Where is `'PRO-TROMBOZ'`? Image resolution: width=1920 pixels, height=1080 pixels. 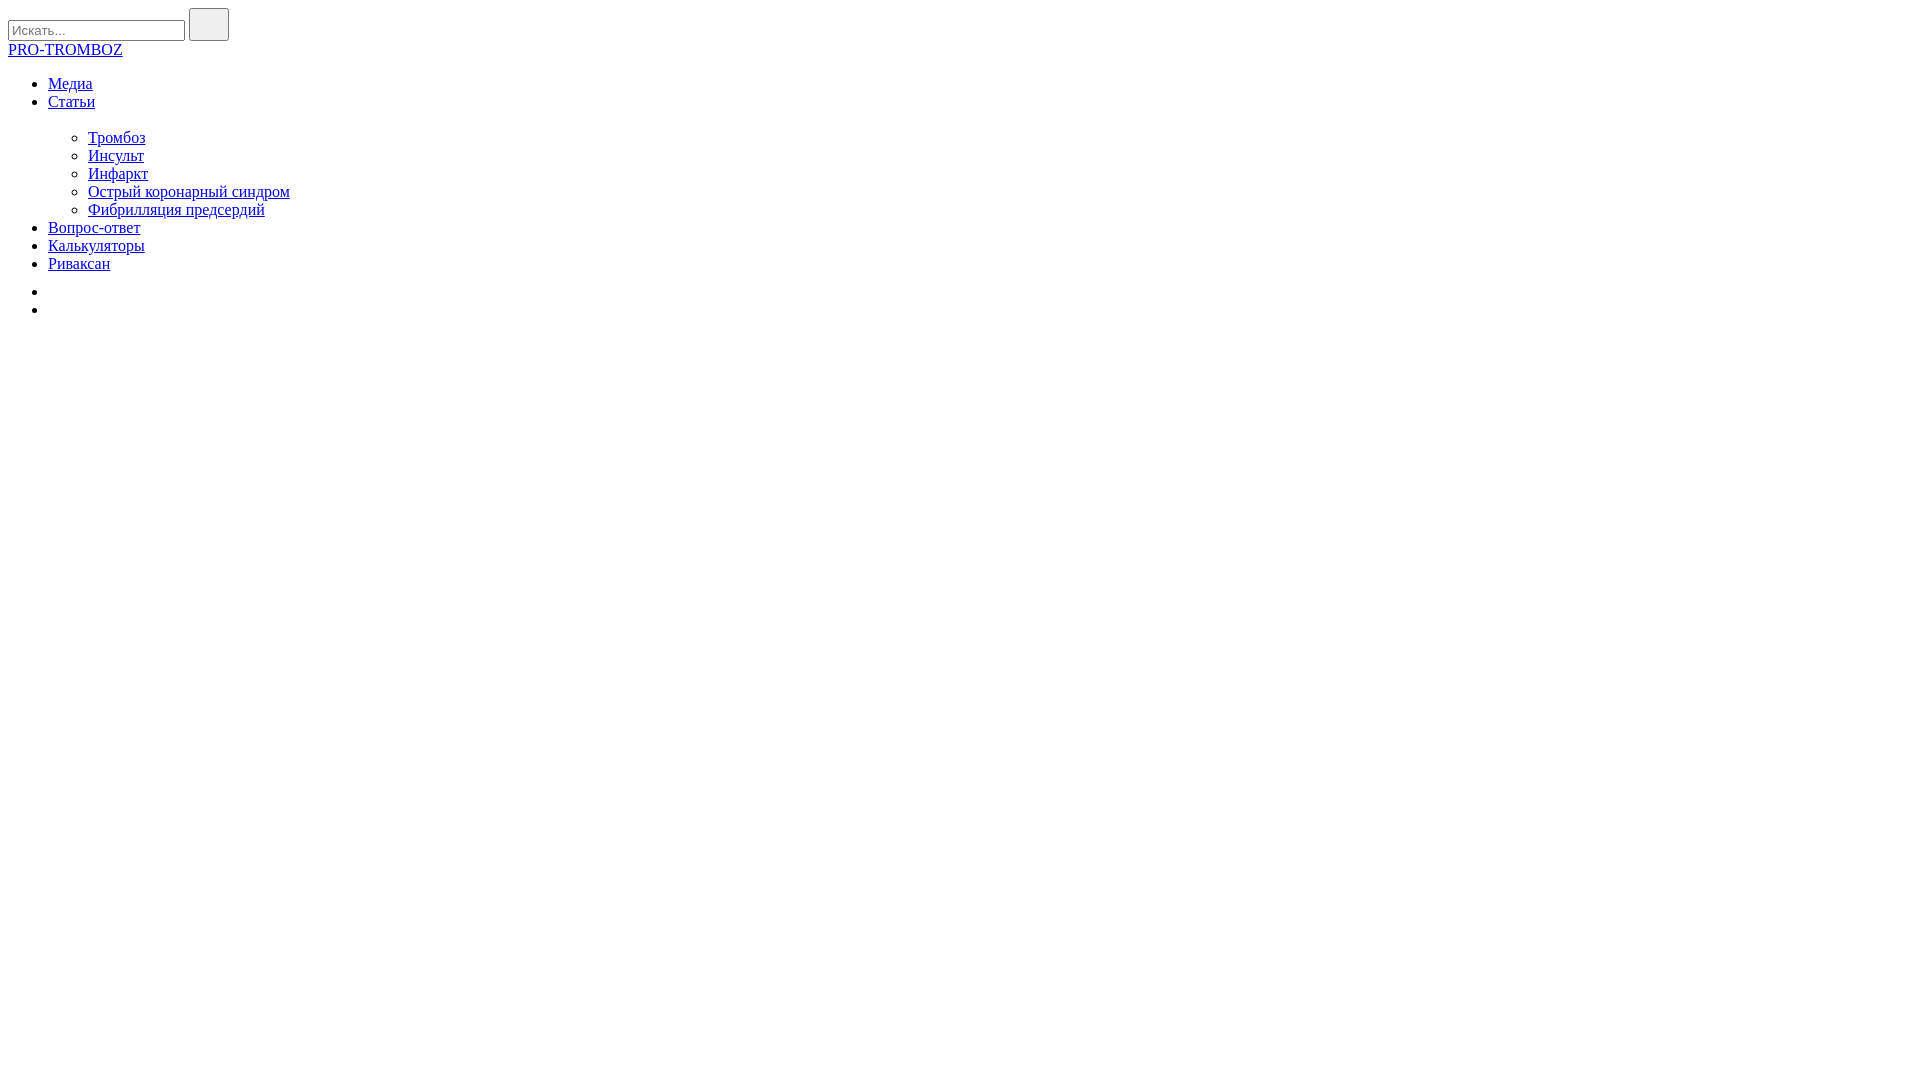
'PRO-TROMBOZ' is located at coordinates (65, 48).